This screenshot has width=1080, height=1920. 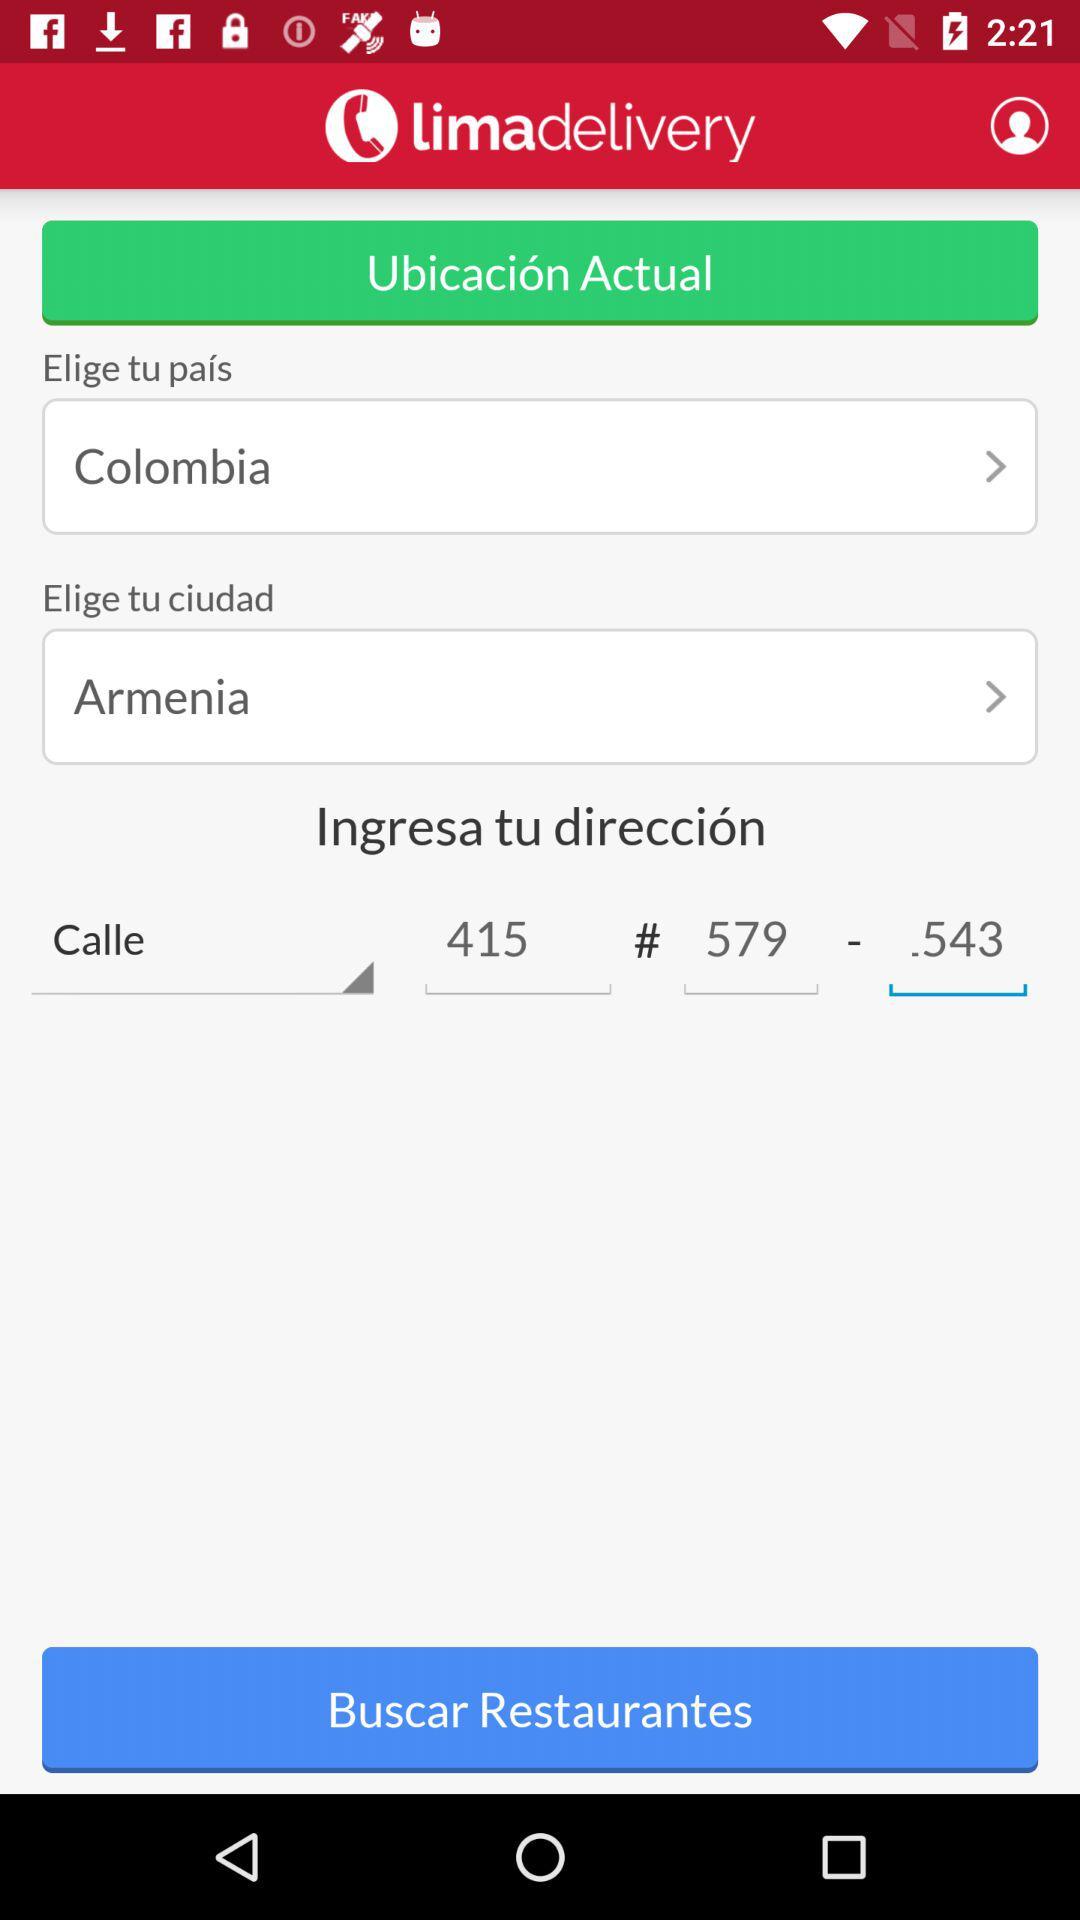 What do you see at coordinates (1019, 124) in the screenshot?
I see `profile button` at bounding box center [1019, 124].